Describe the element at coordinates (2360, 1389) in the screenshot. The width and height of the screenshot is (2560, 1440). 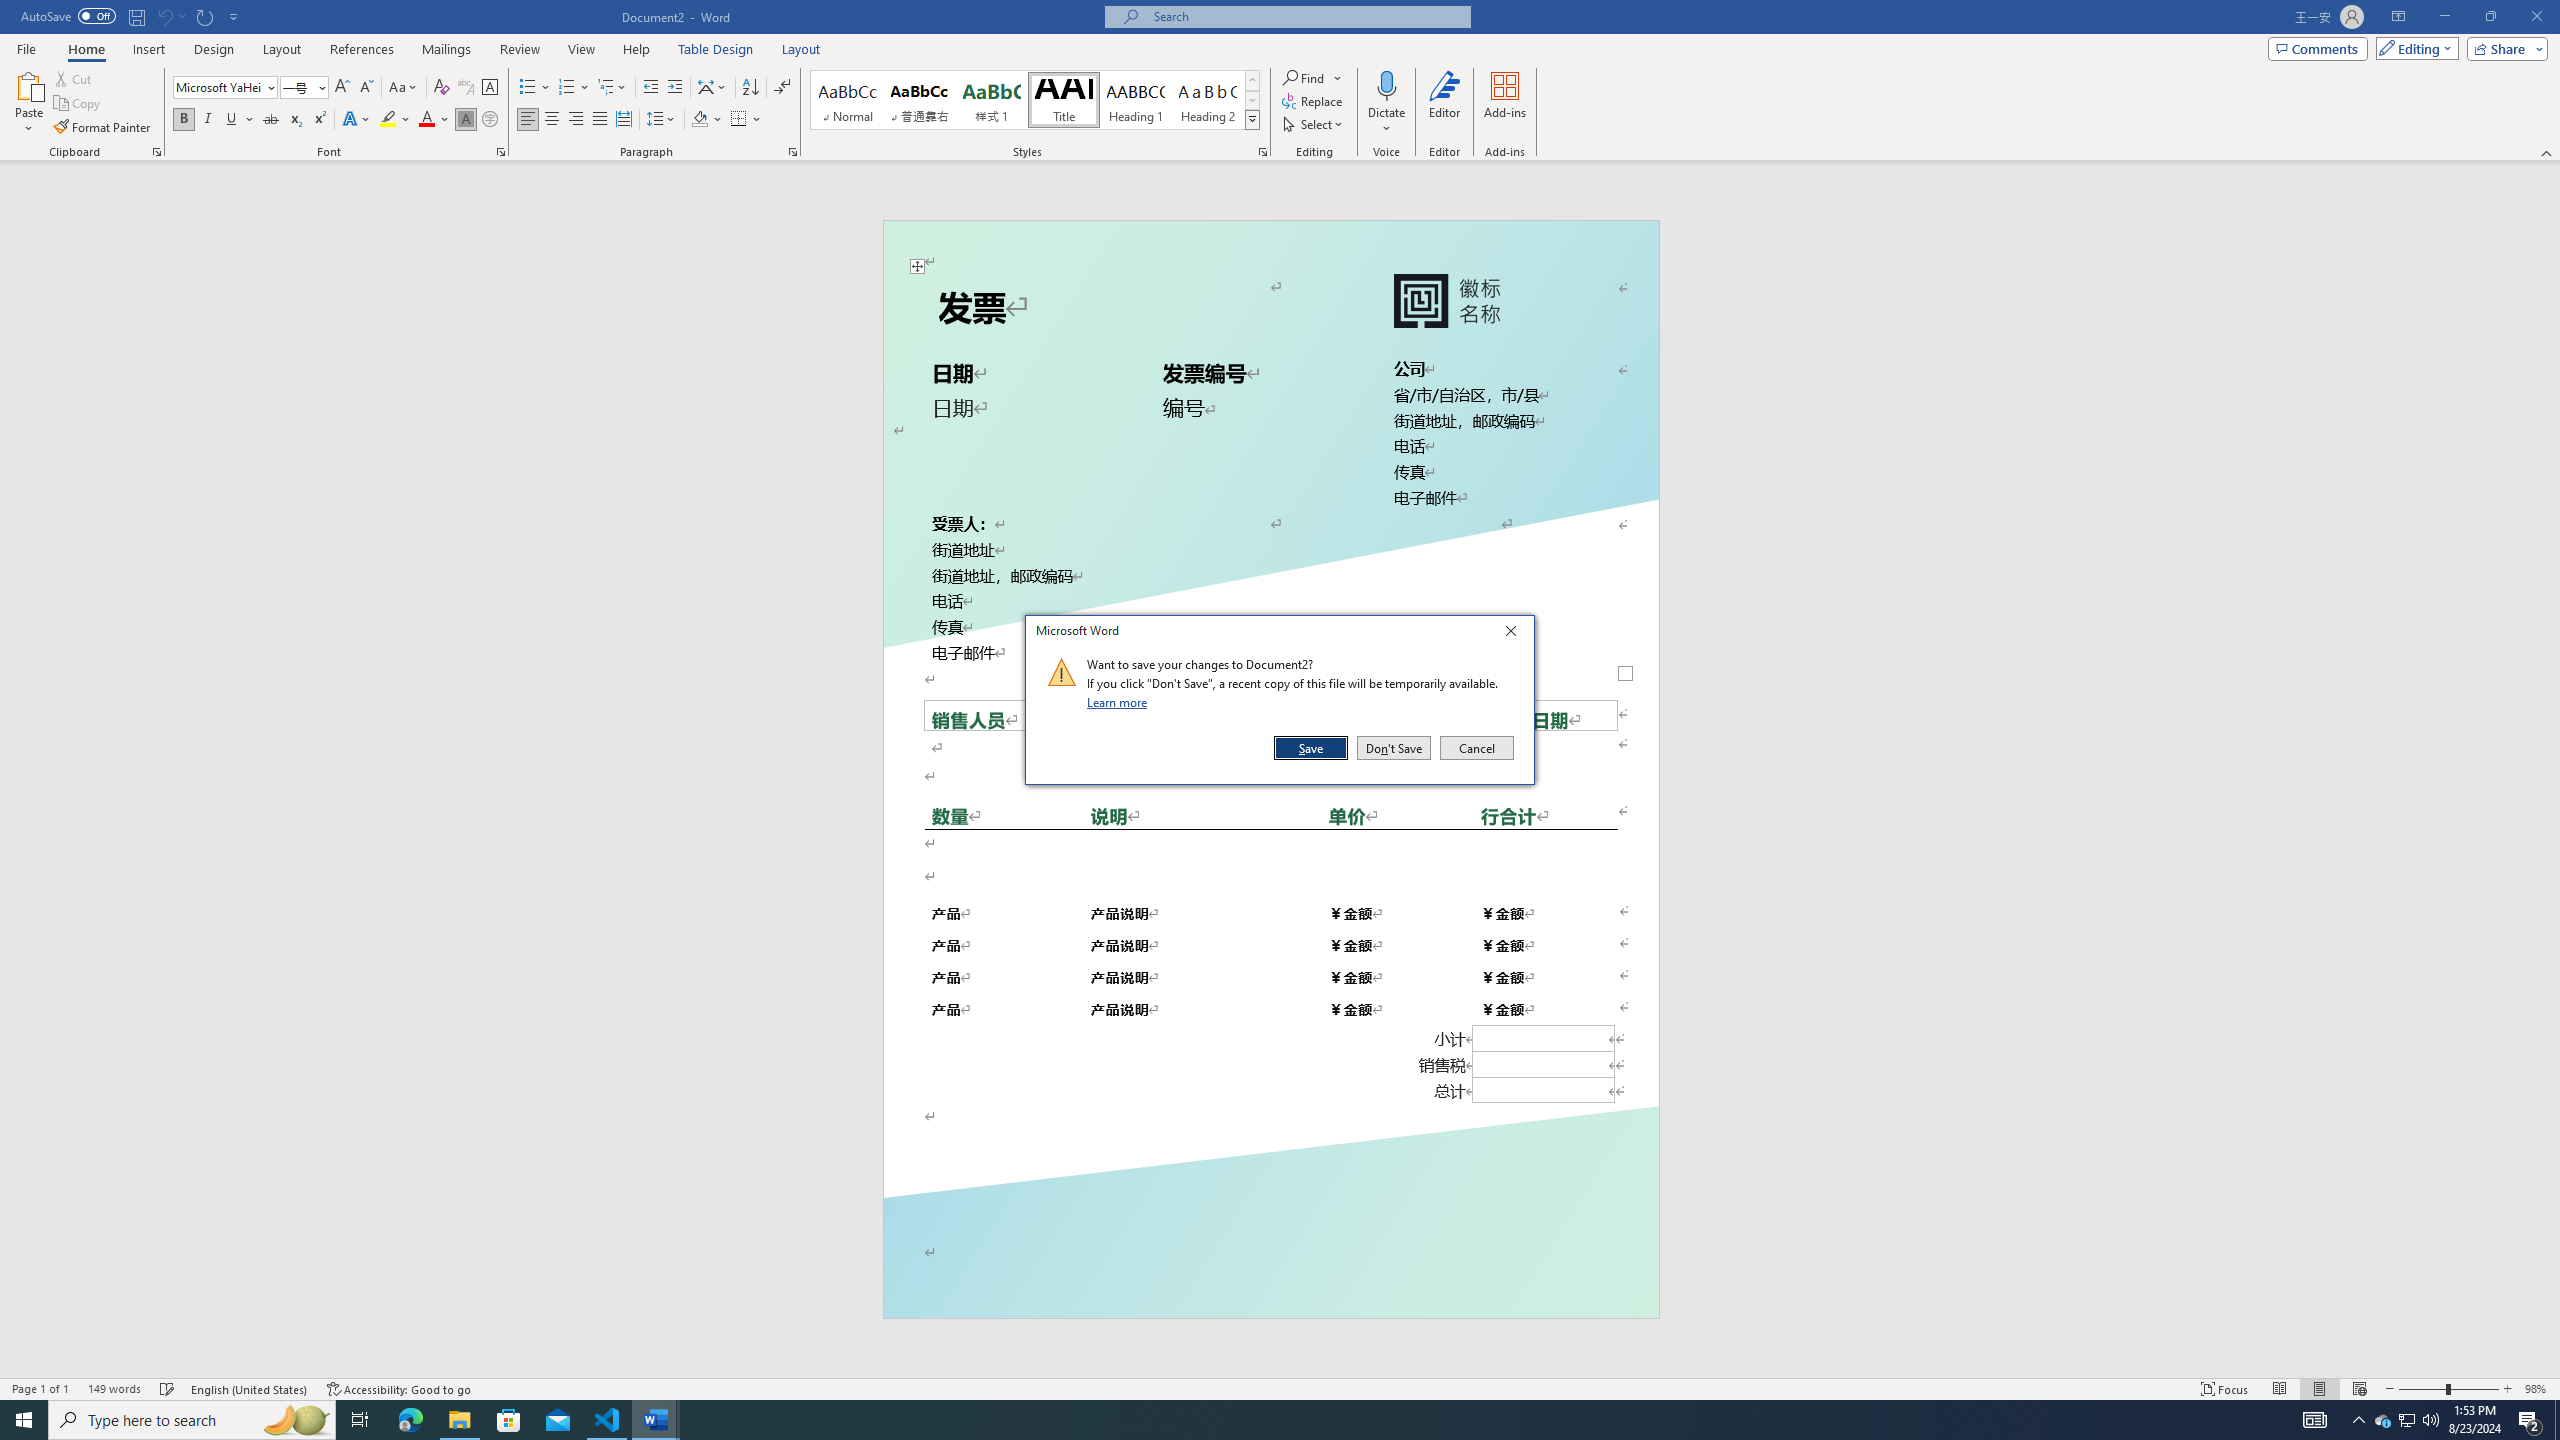
I see `'Web Layout'` at that location.